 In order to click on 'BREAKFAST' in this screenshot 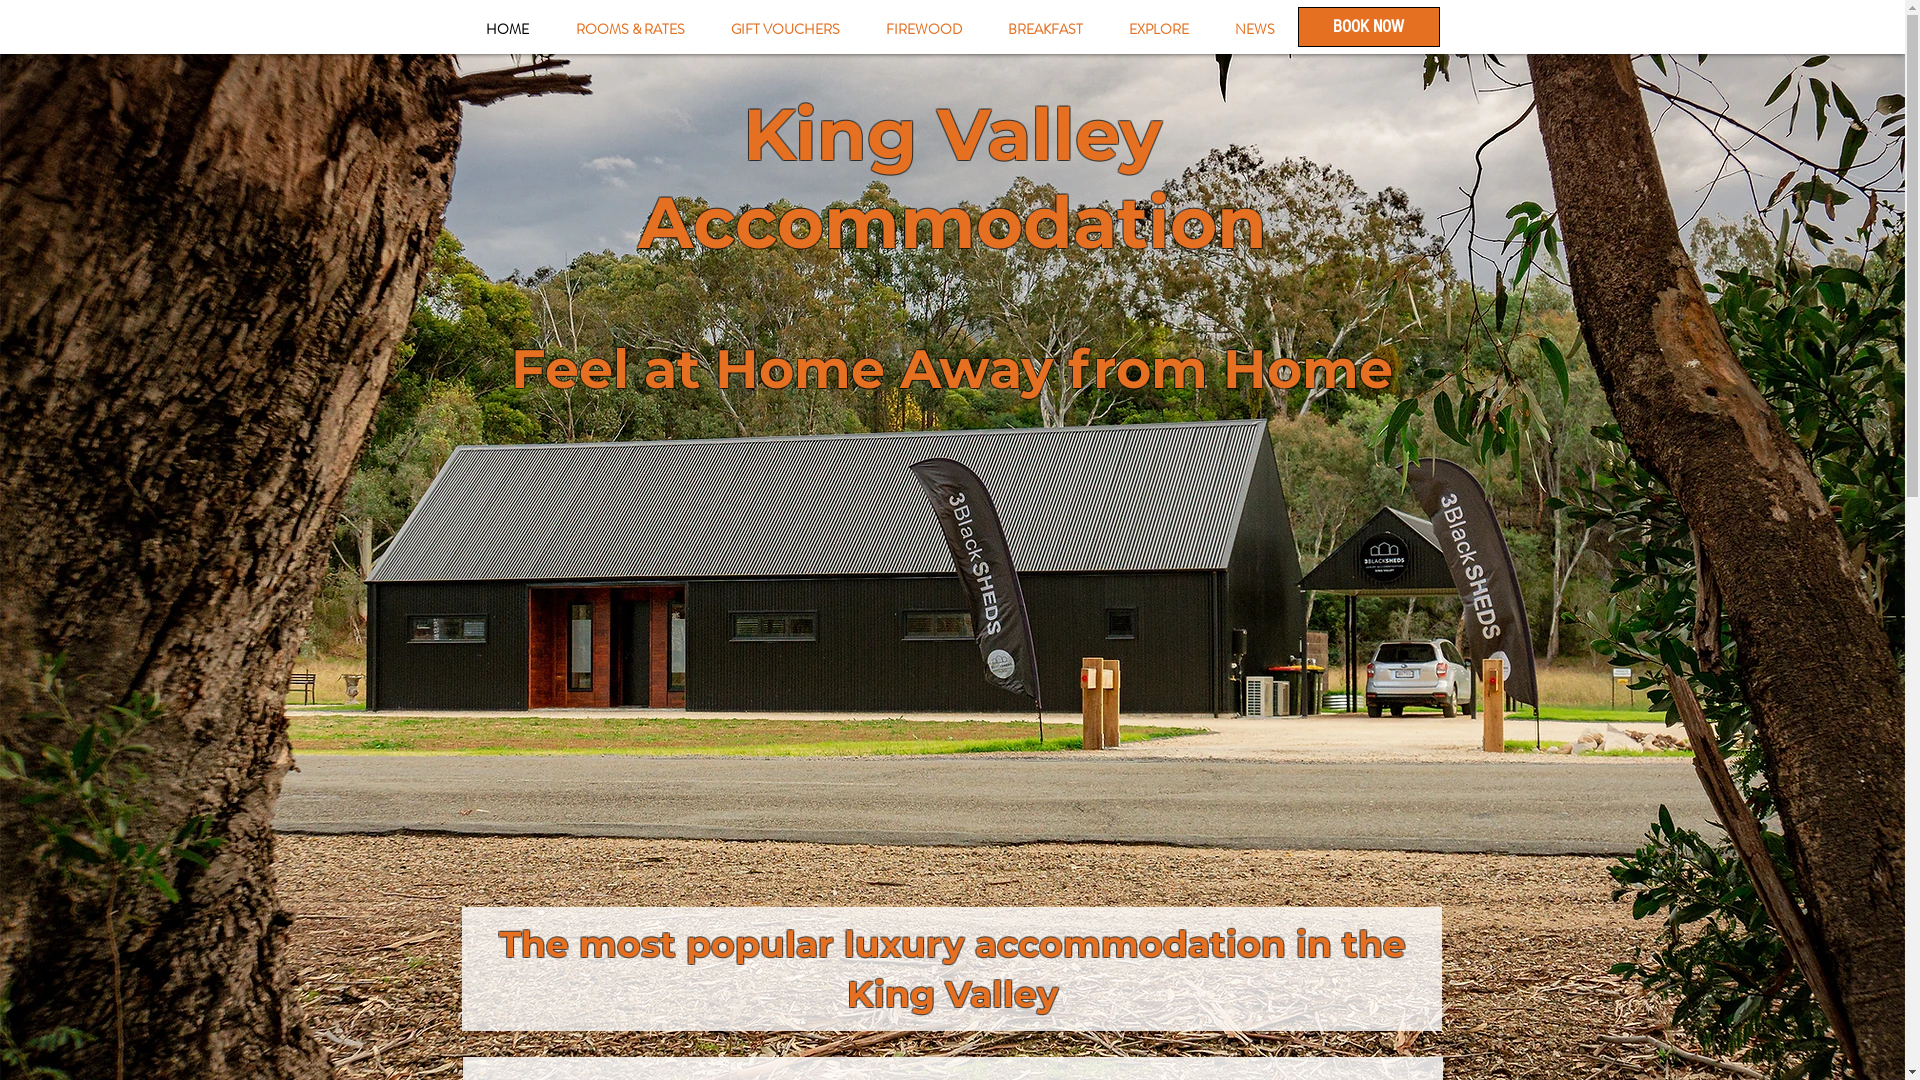, I will do `click(983, 29)`.